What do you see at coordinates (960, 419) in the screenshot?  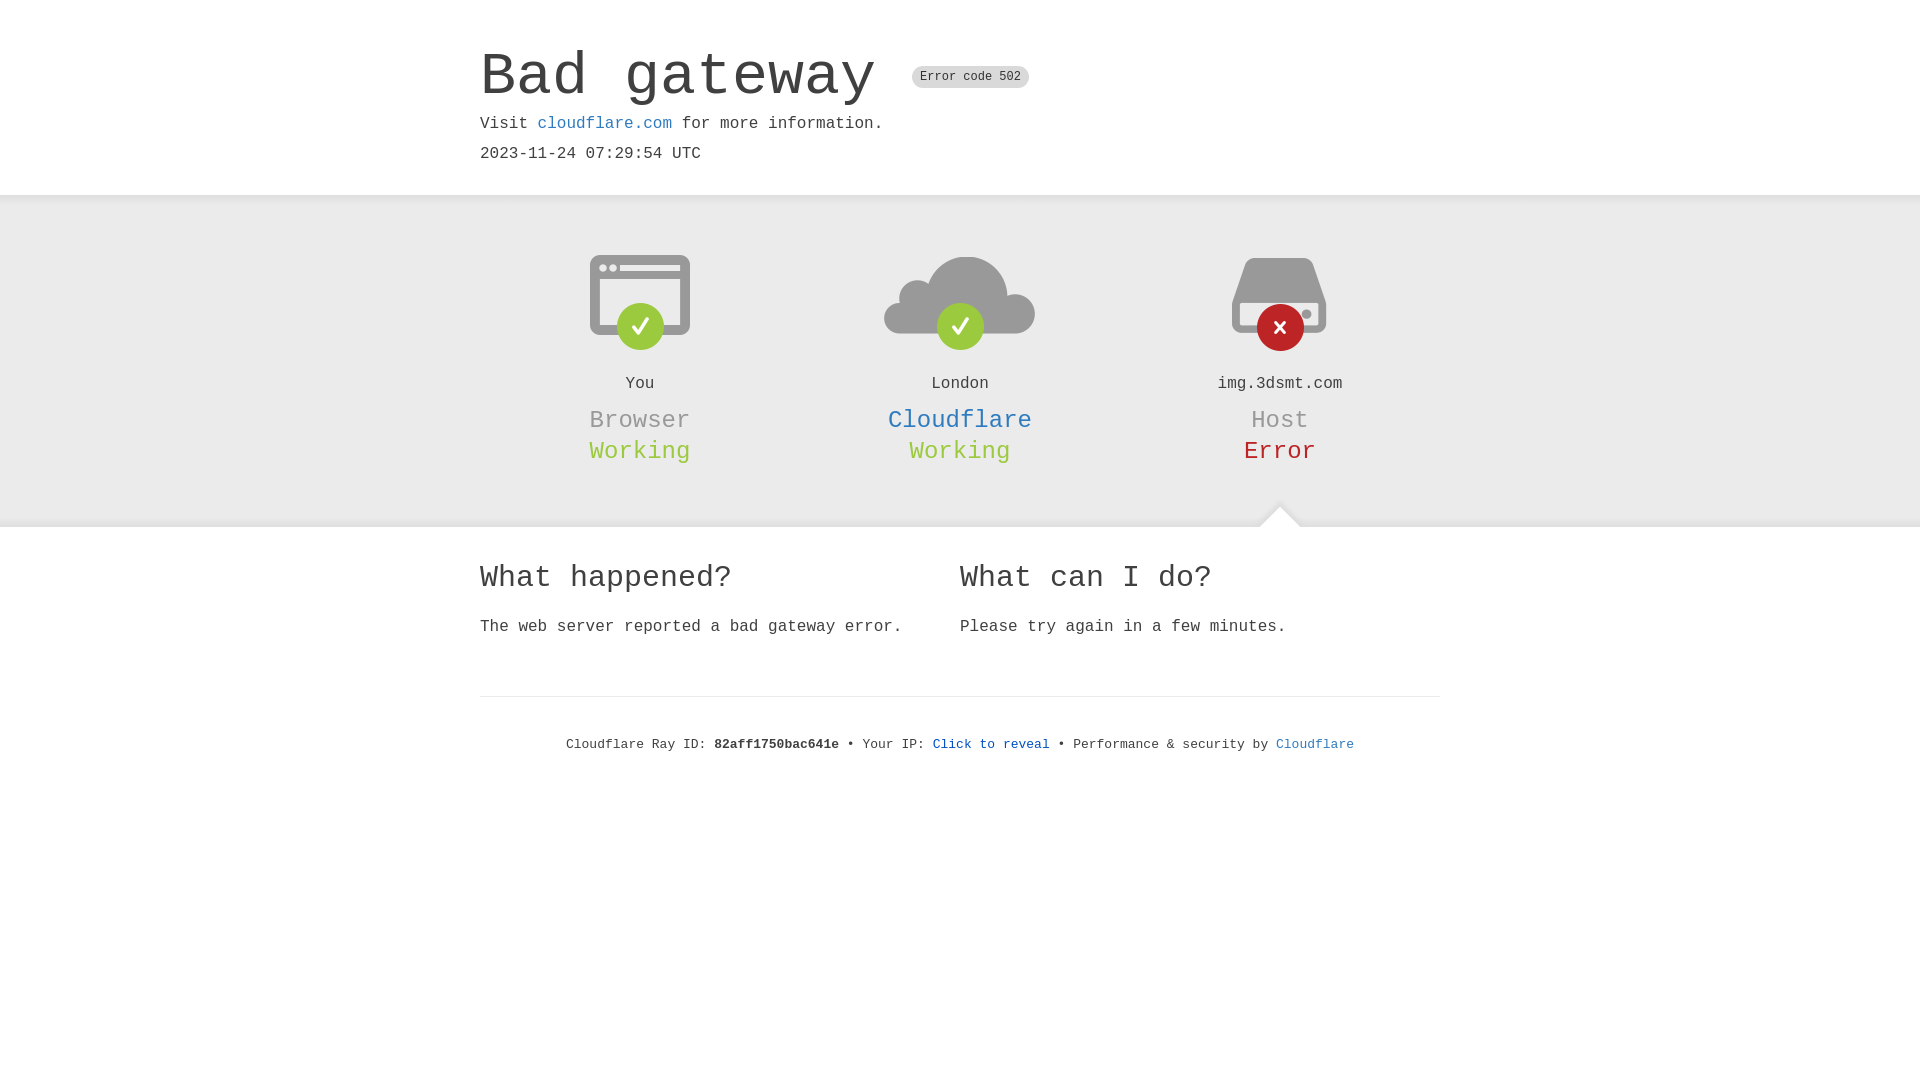 I see `'Cloudflare'` at bounding box center [960, 419].